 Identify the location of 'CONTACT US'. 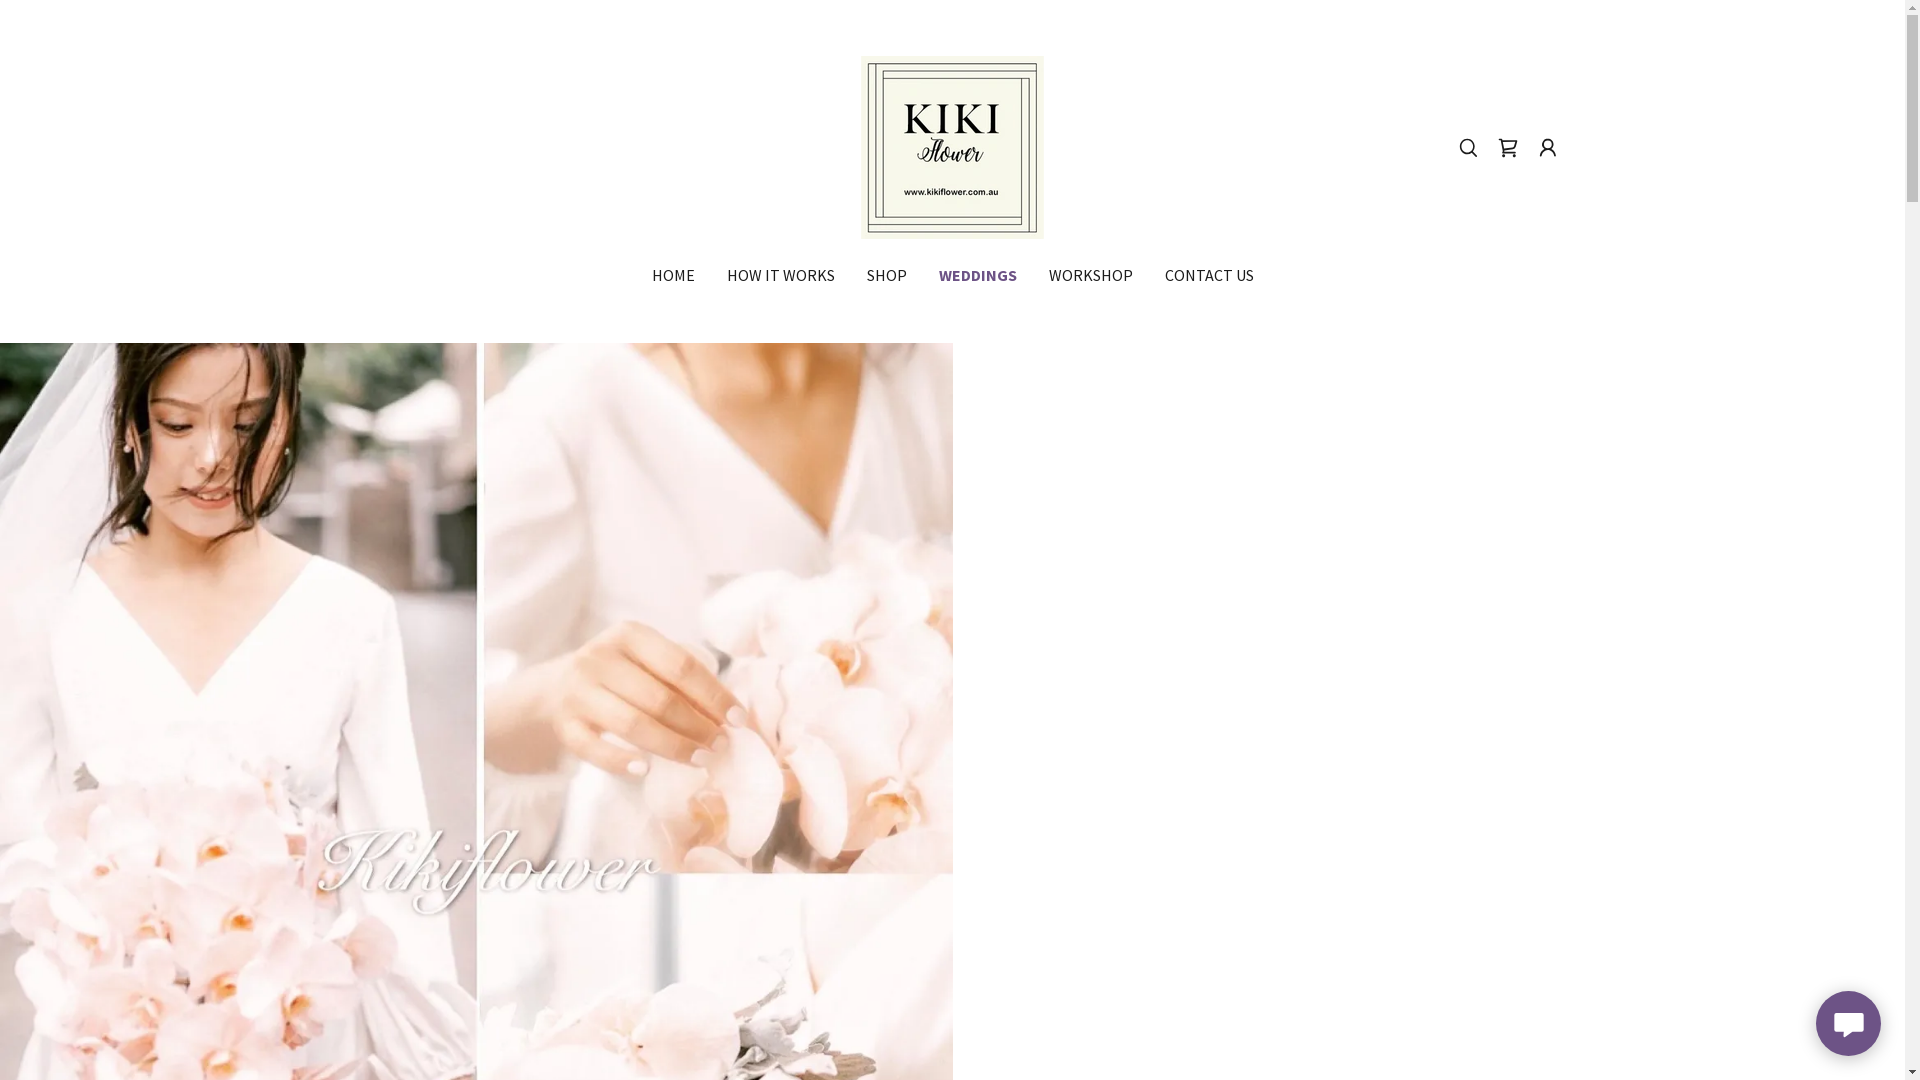
(1207, 274).